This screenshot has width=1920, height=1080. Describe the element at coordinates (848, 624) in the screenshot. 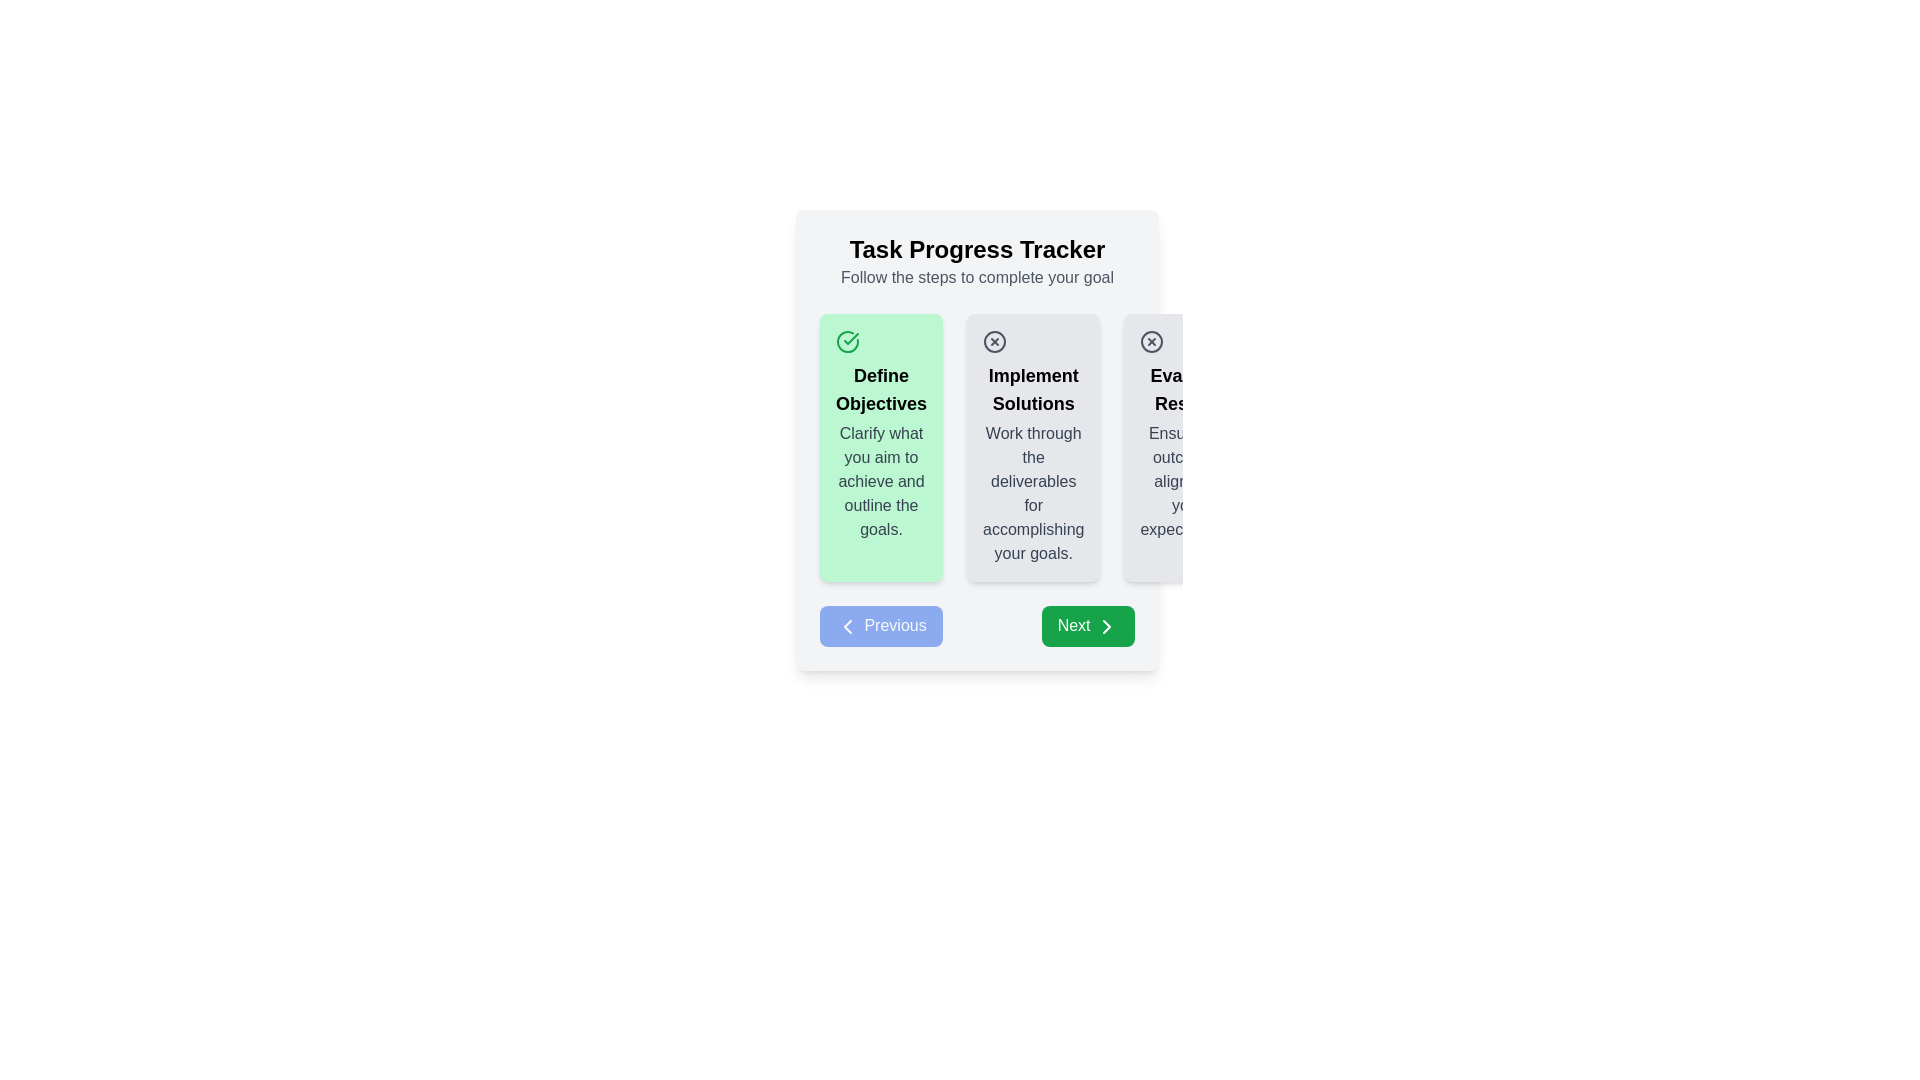

I see `the previous step navigation icon located near the left boundary of the second panel in the bottom row, adjacent to the 'Next' button` at that location.